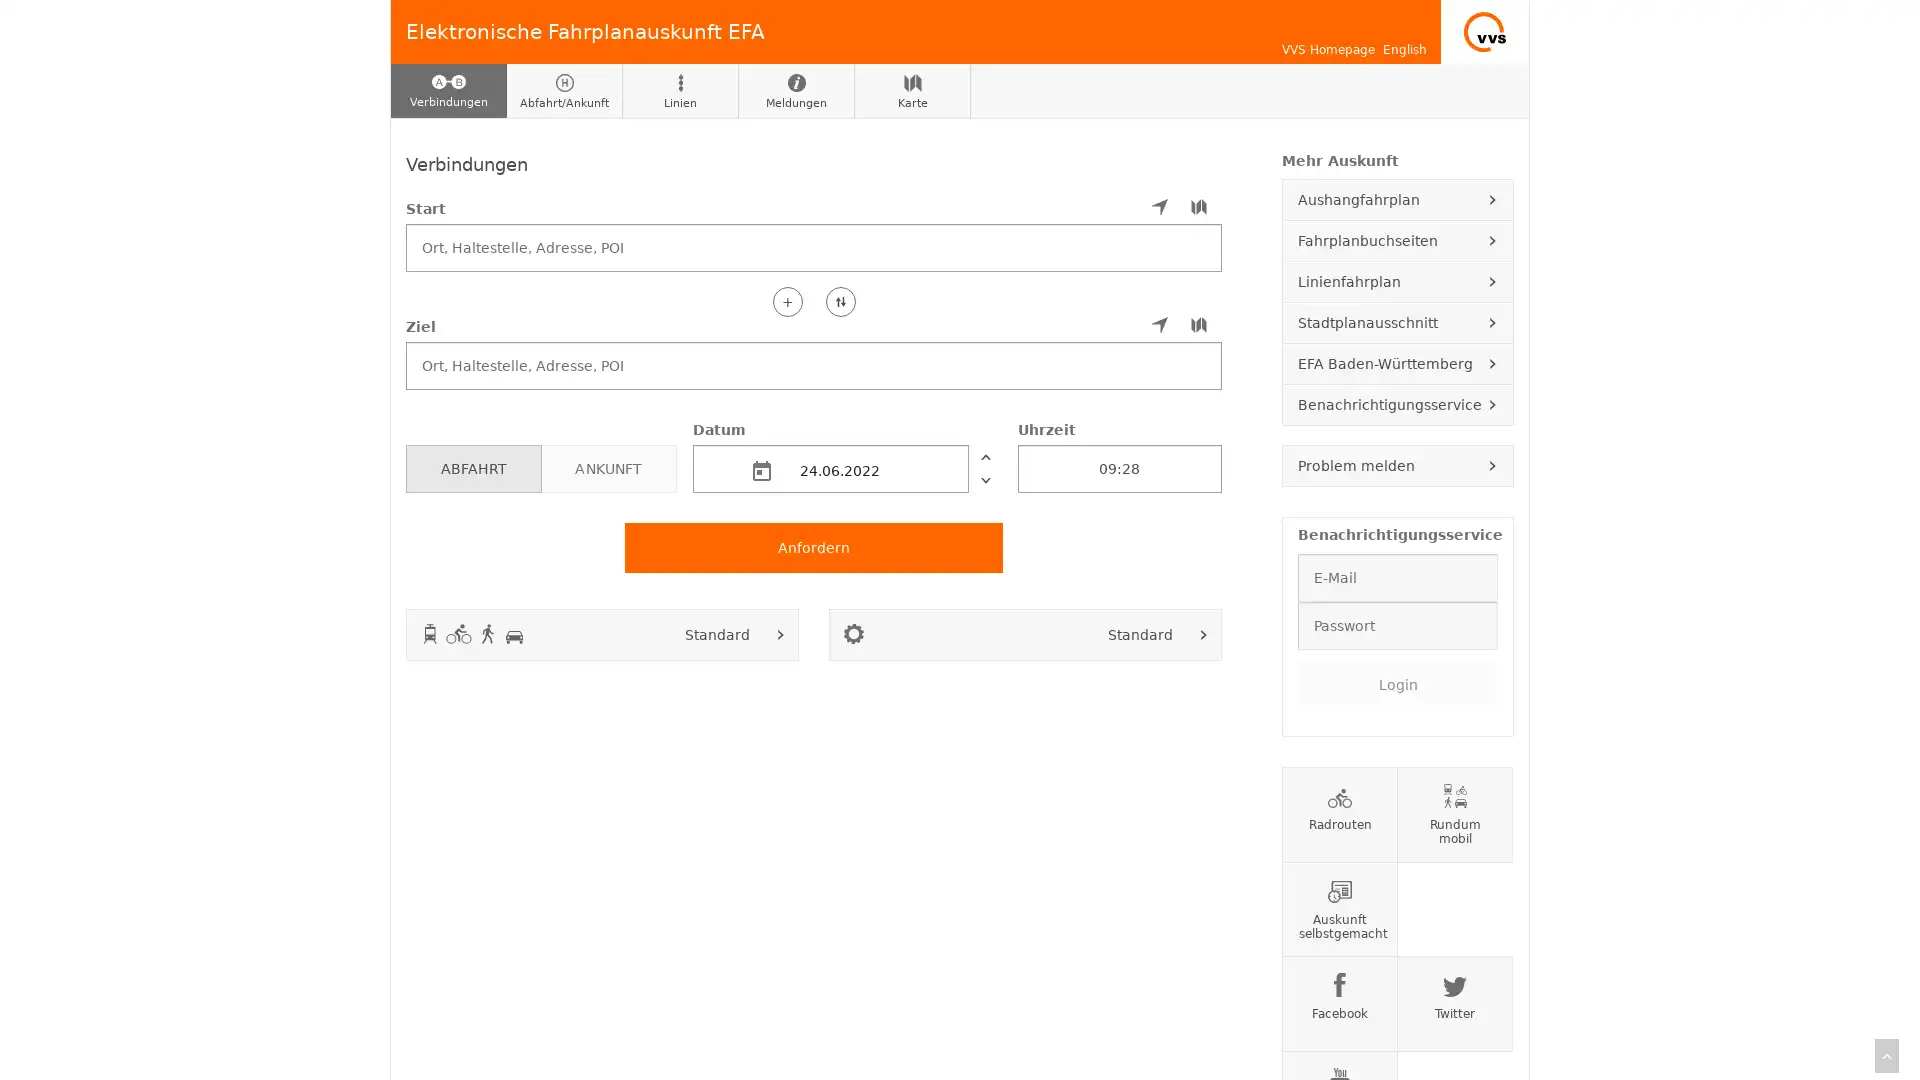 This screenshot has height=1080, width=1920. What do you see at coordinates (564, 91) in the screenshot?
I see `Abfahrt/Ankunft` at bounding box center [564, 91].